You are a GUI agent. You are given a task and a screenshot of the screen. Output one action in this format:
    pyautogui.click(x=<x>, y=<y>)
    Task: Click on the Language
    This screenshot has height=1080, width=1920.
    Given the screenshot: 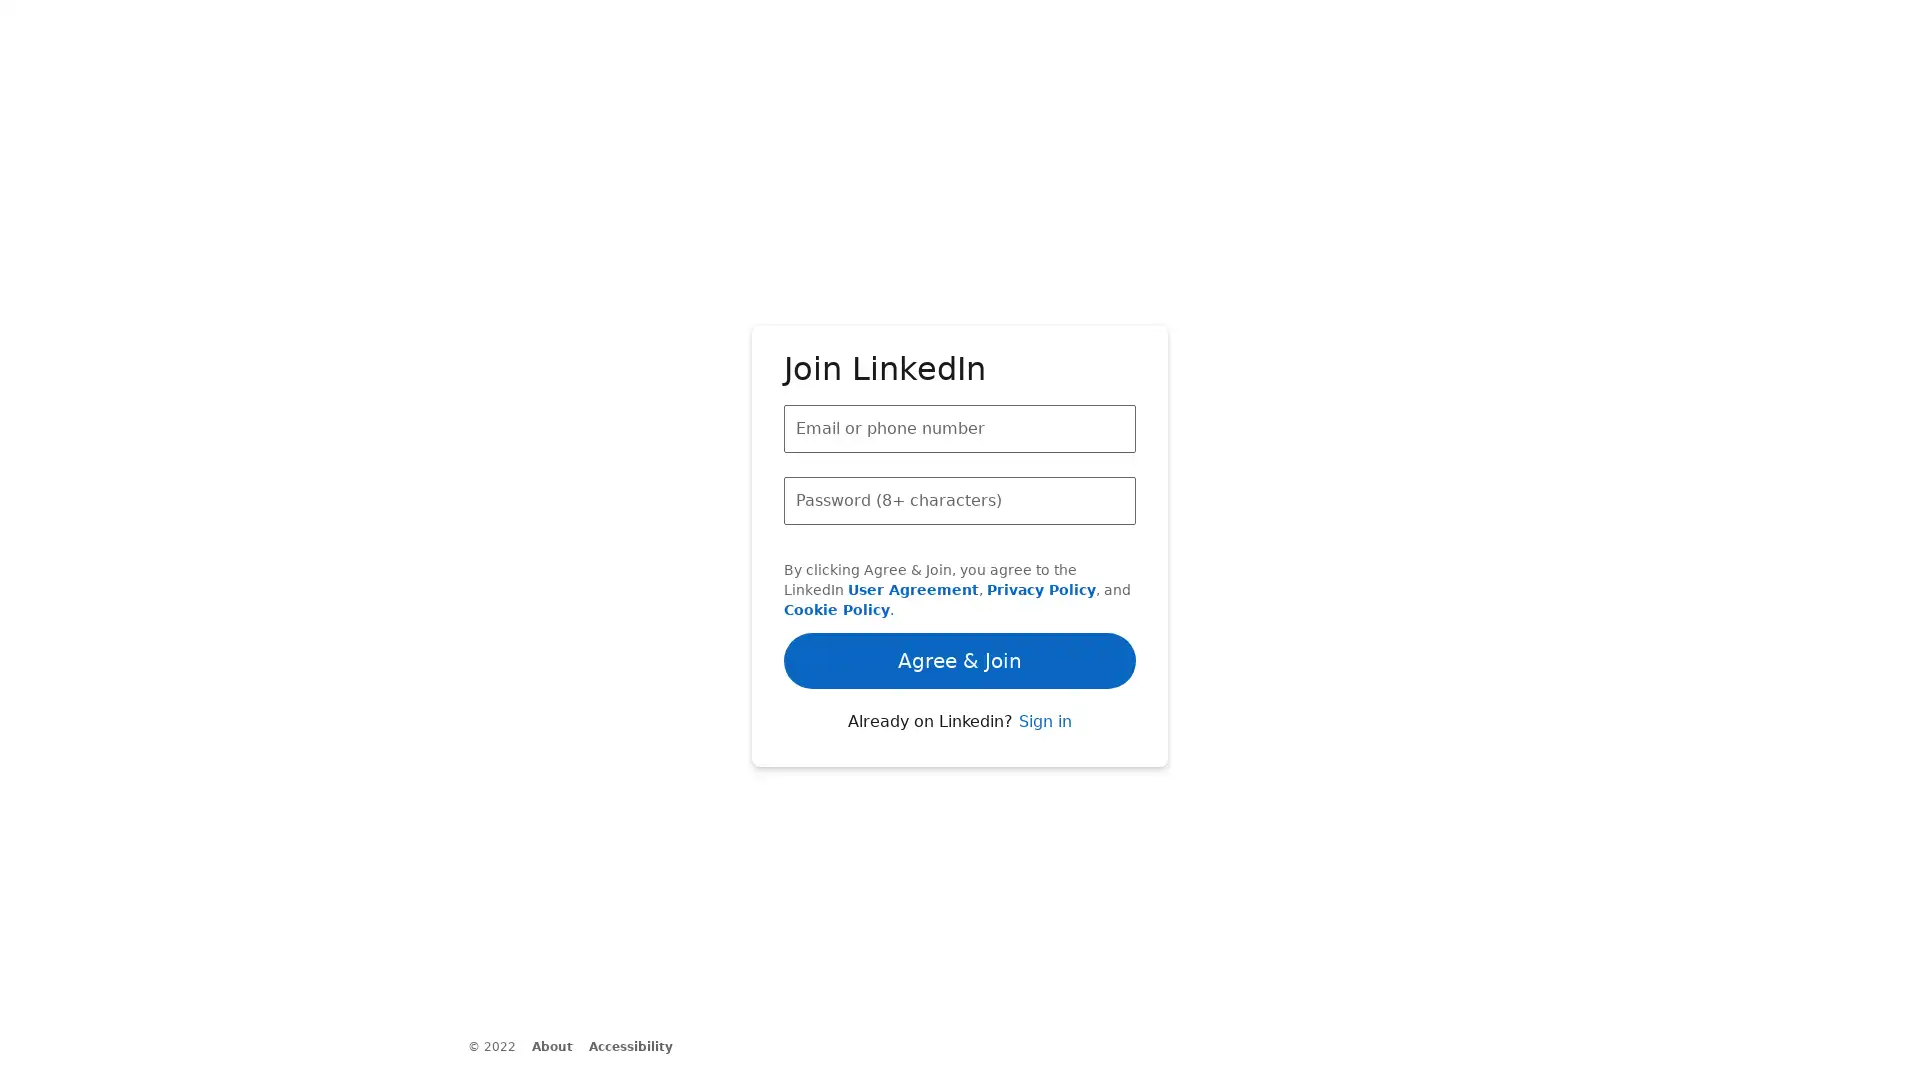 What is the action you would take?
    pyautogui.click(x=618, y=1060)
    